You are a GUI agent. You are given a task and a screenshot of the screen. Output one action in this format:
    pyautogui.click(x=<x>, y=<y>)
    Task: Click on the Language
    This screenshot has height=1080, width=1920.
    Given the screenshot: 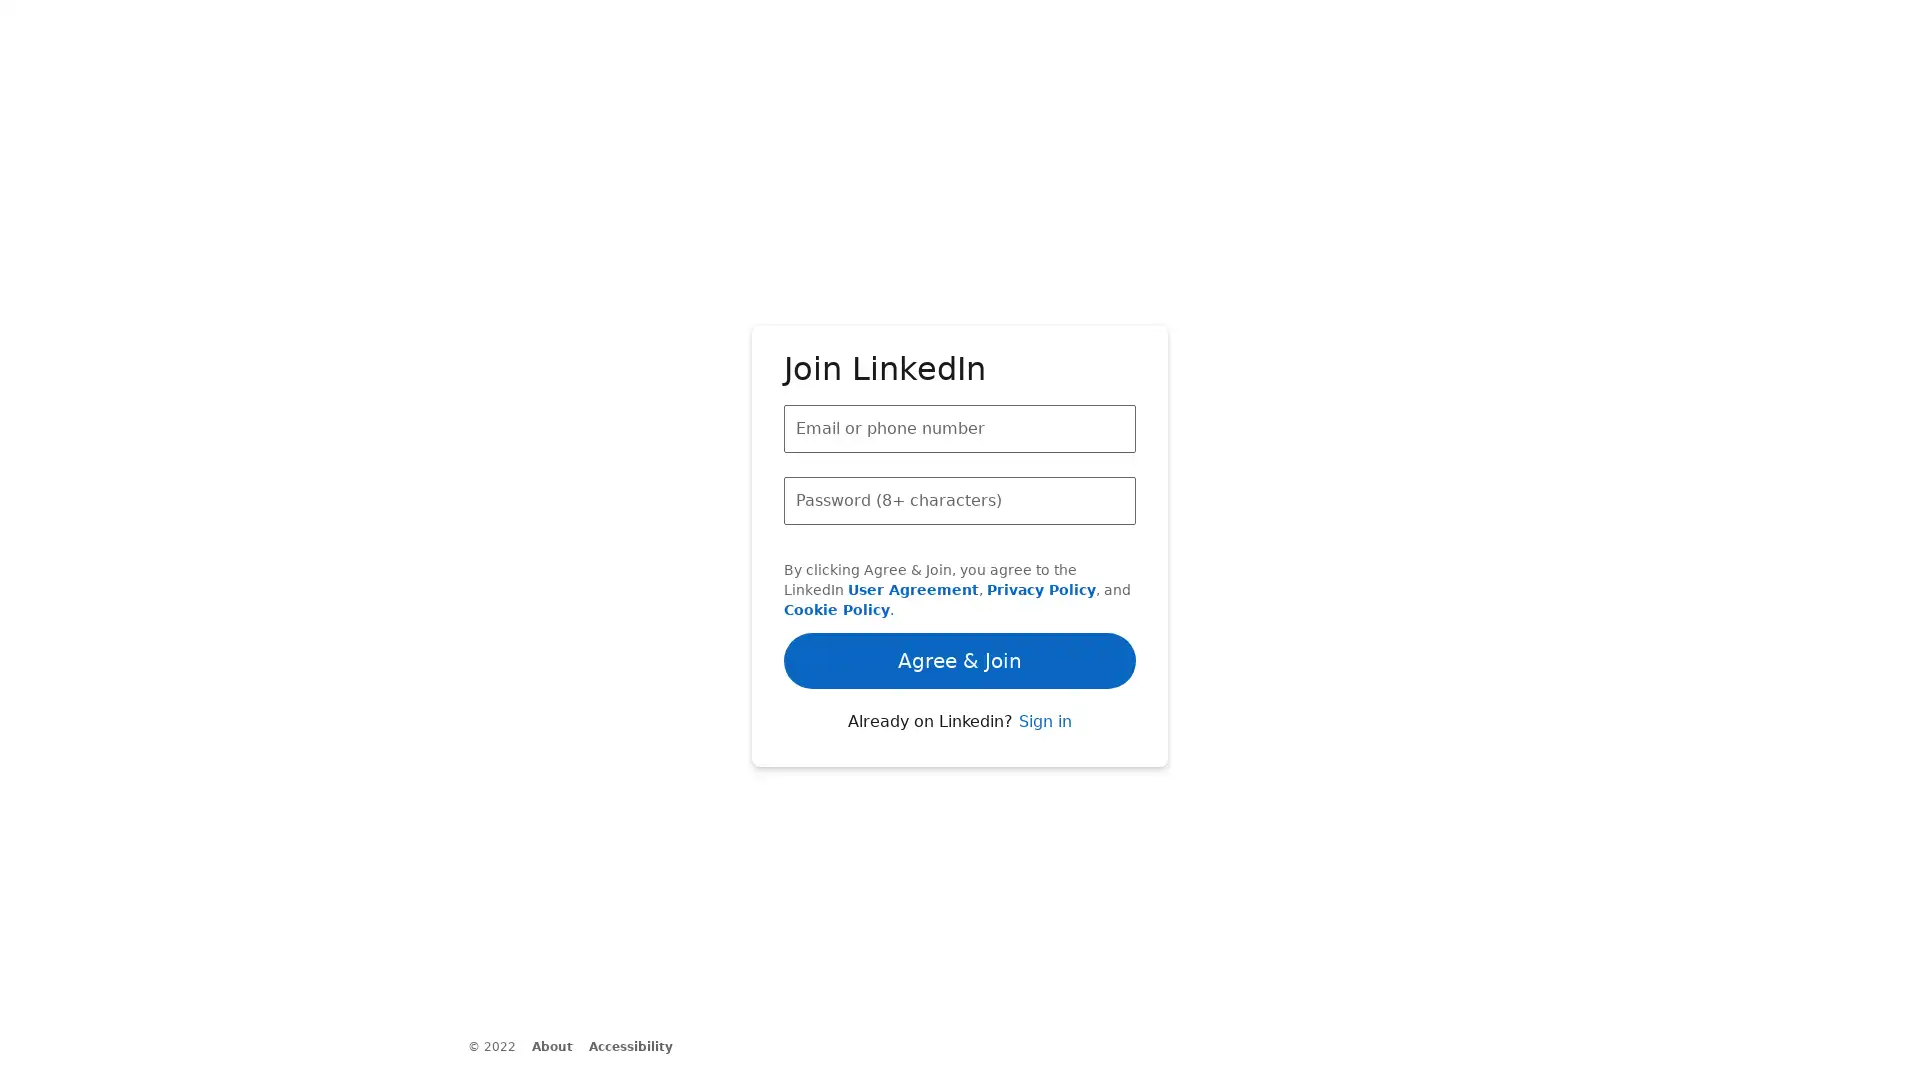 What is the action you would take?
    pyautogui.click(x=618, y=1060)
    